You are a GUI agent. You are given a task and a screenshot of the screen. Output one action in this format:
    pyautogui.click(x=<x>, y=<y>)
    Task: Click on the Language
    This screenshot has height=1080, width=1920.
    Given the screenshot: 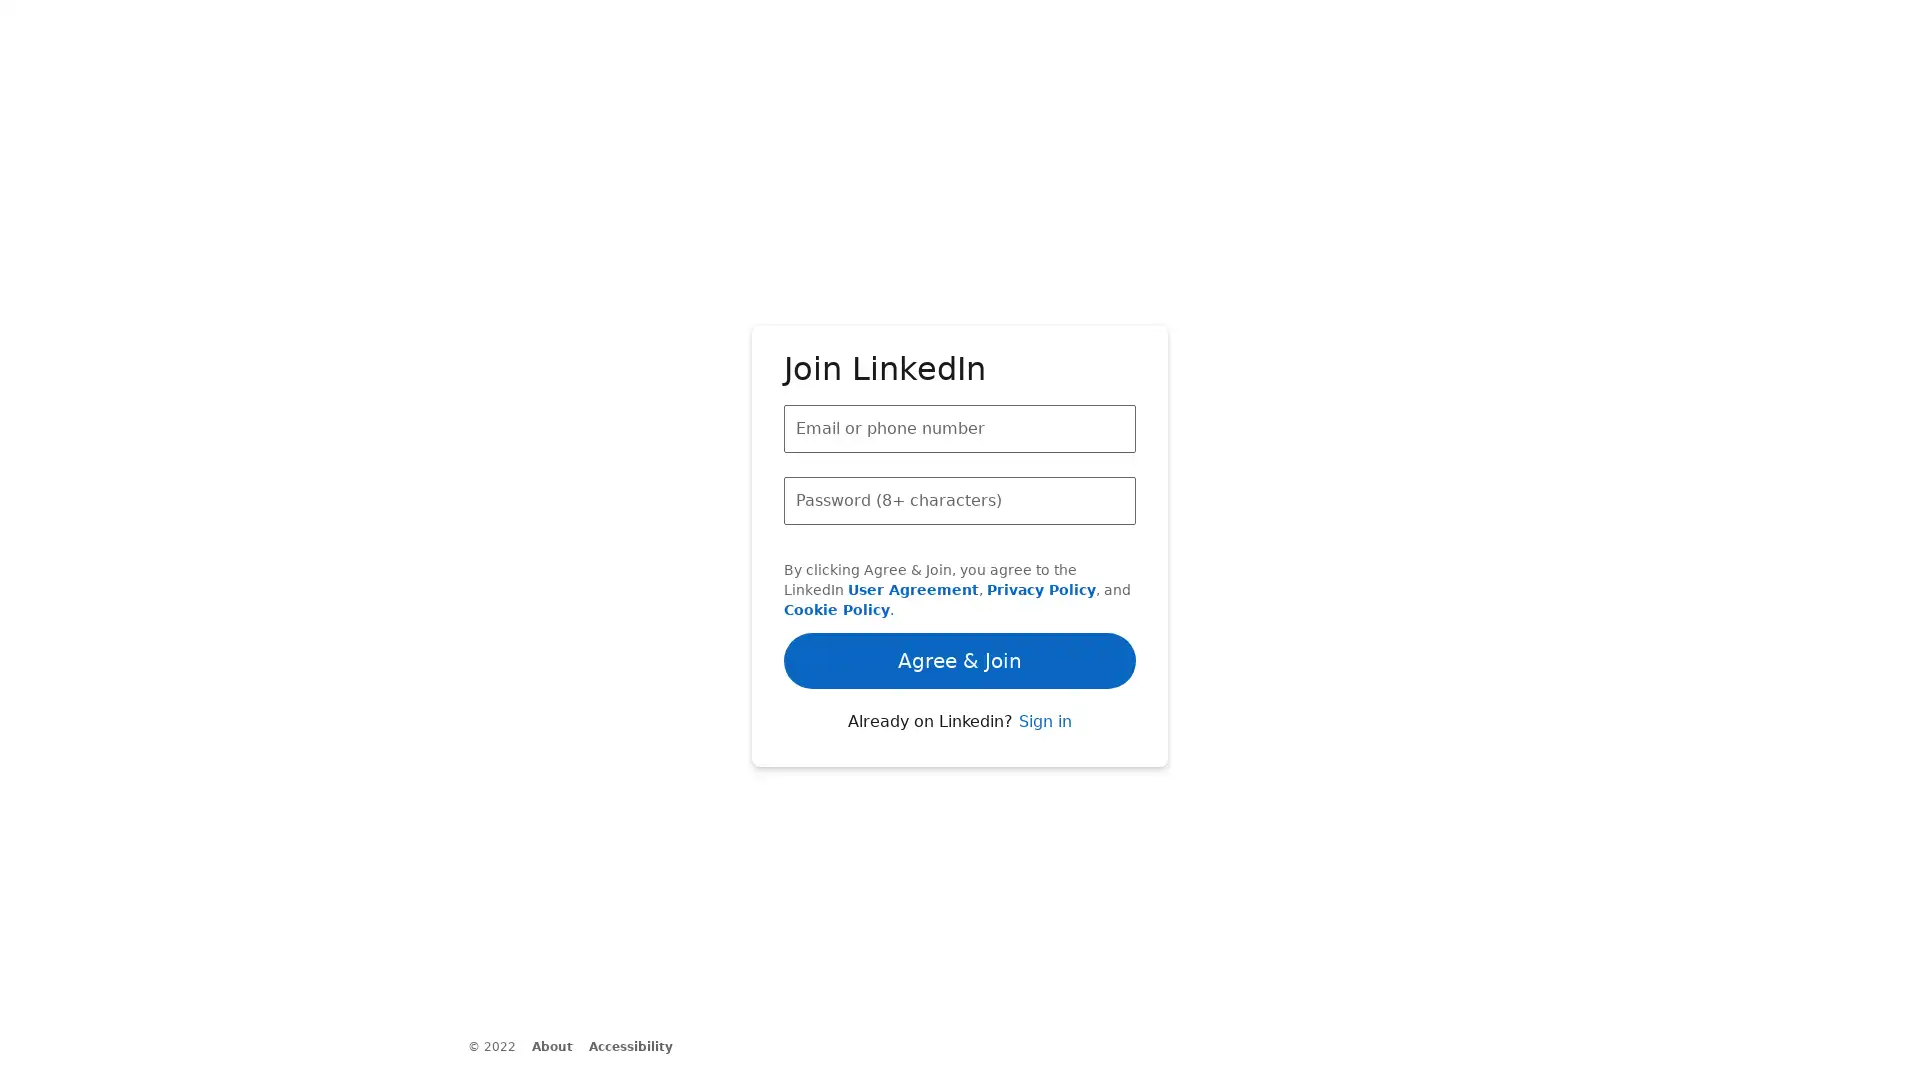 What is the action you would take?
    pyautogui.click(x=618, y=1060)
    